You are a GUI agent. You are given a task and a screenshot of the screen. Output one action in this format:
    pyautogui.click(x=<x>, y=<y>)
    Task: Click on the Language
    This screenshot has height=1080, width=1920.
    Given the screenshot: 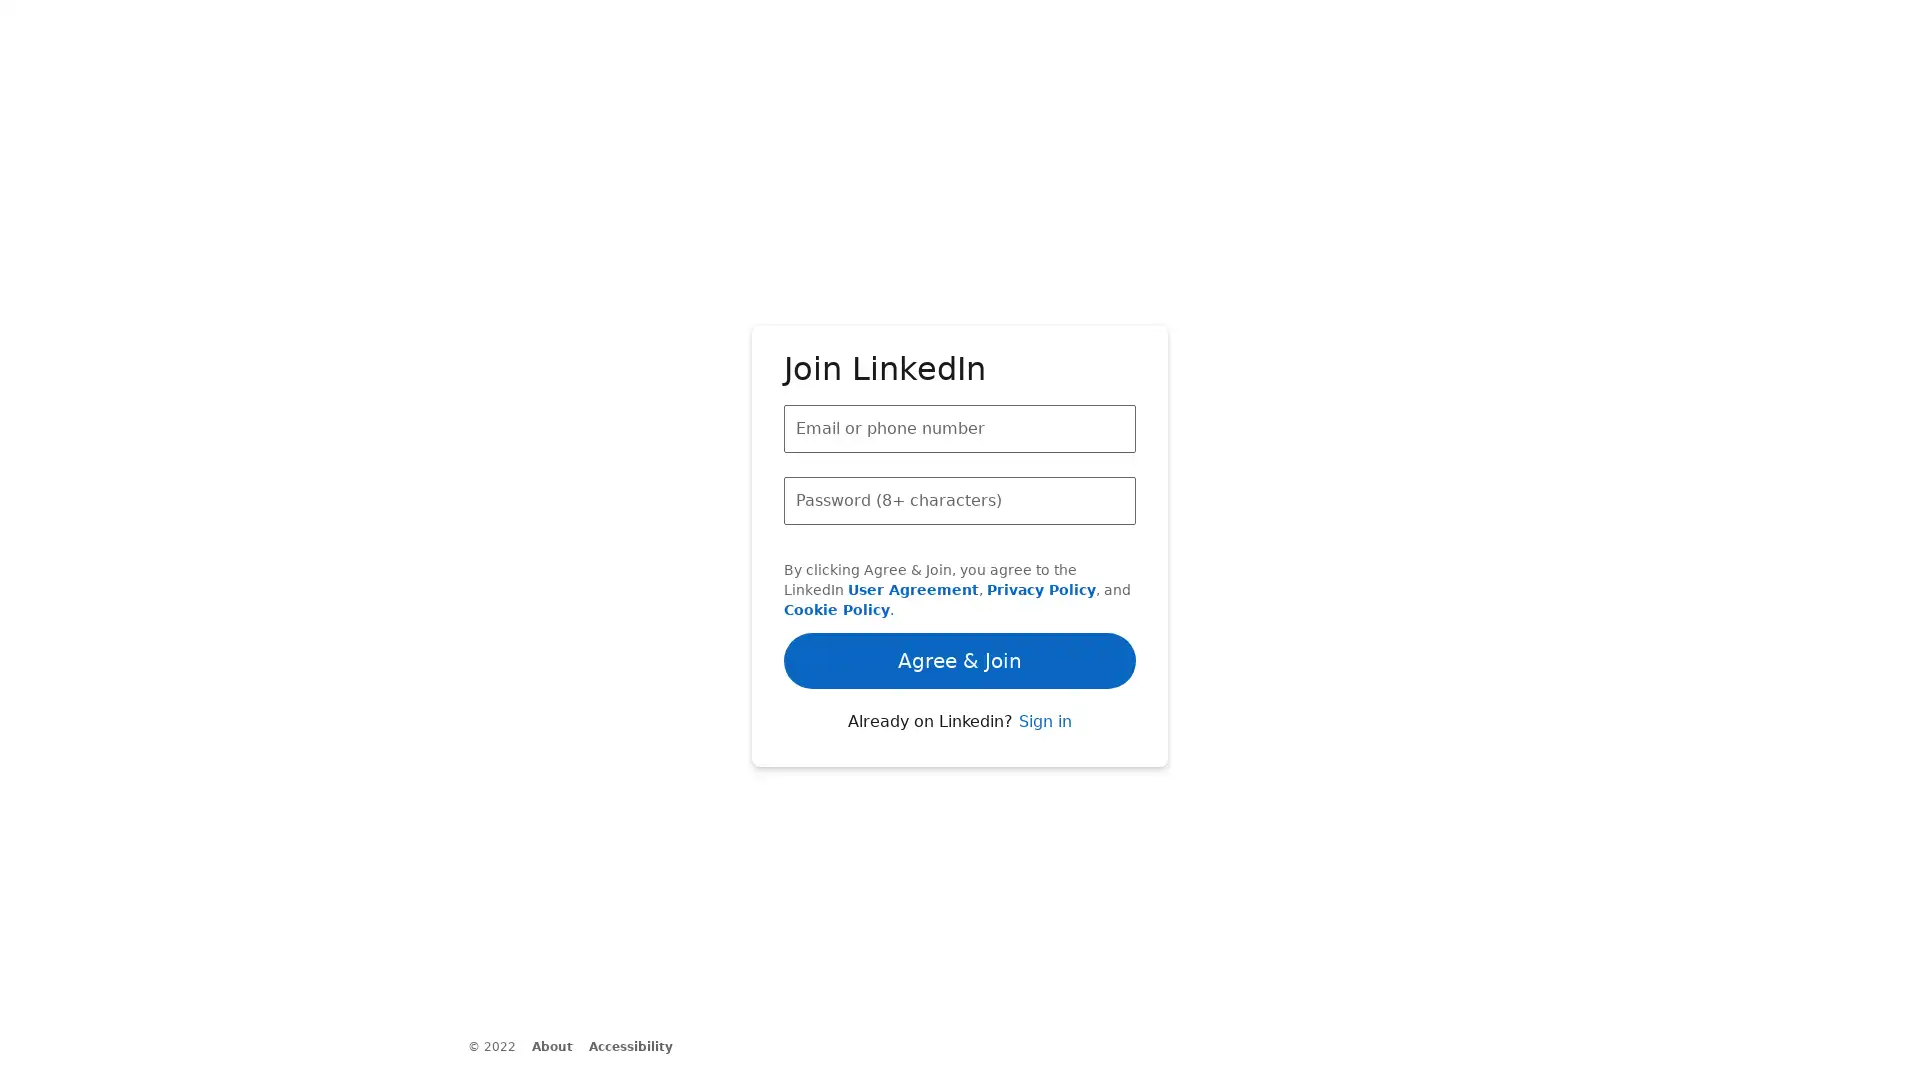 What is the action you would take?
    pyautogui.click(x=618, y=1060)
    